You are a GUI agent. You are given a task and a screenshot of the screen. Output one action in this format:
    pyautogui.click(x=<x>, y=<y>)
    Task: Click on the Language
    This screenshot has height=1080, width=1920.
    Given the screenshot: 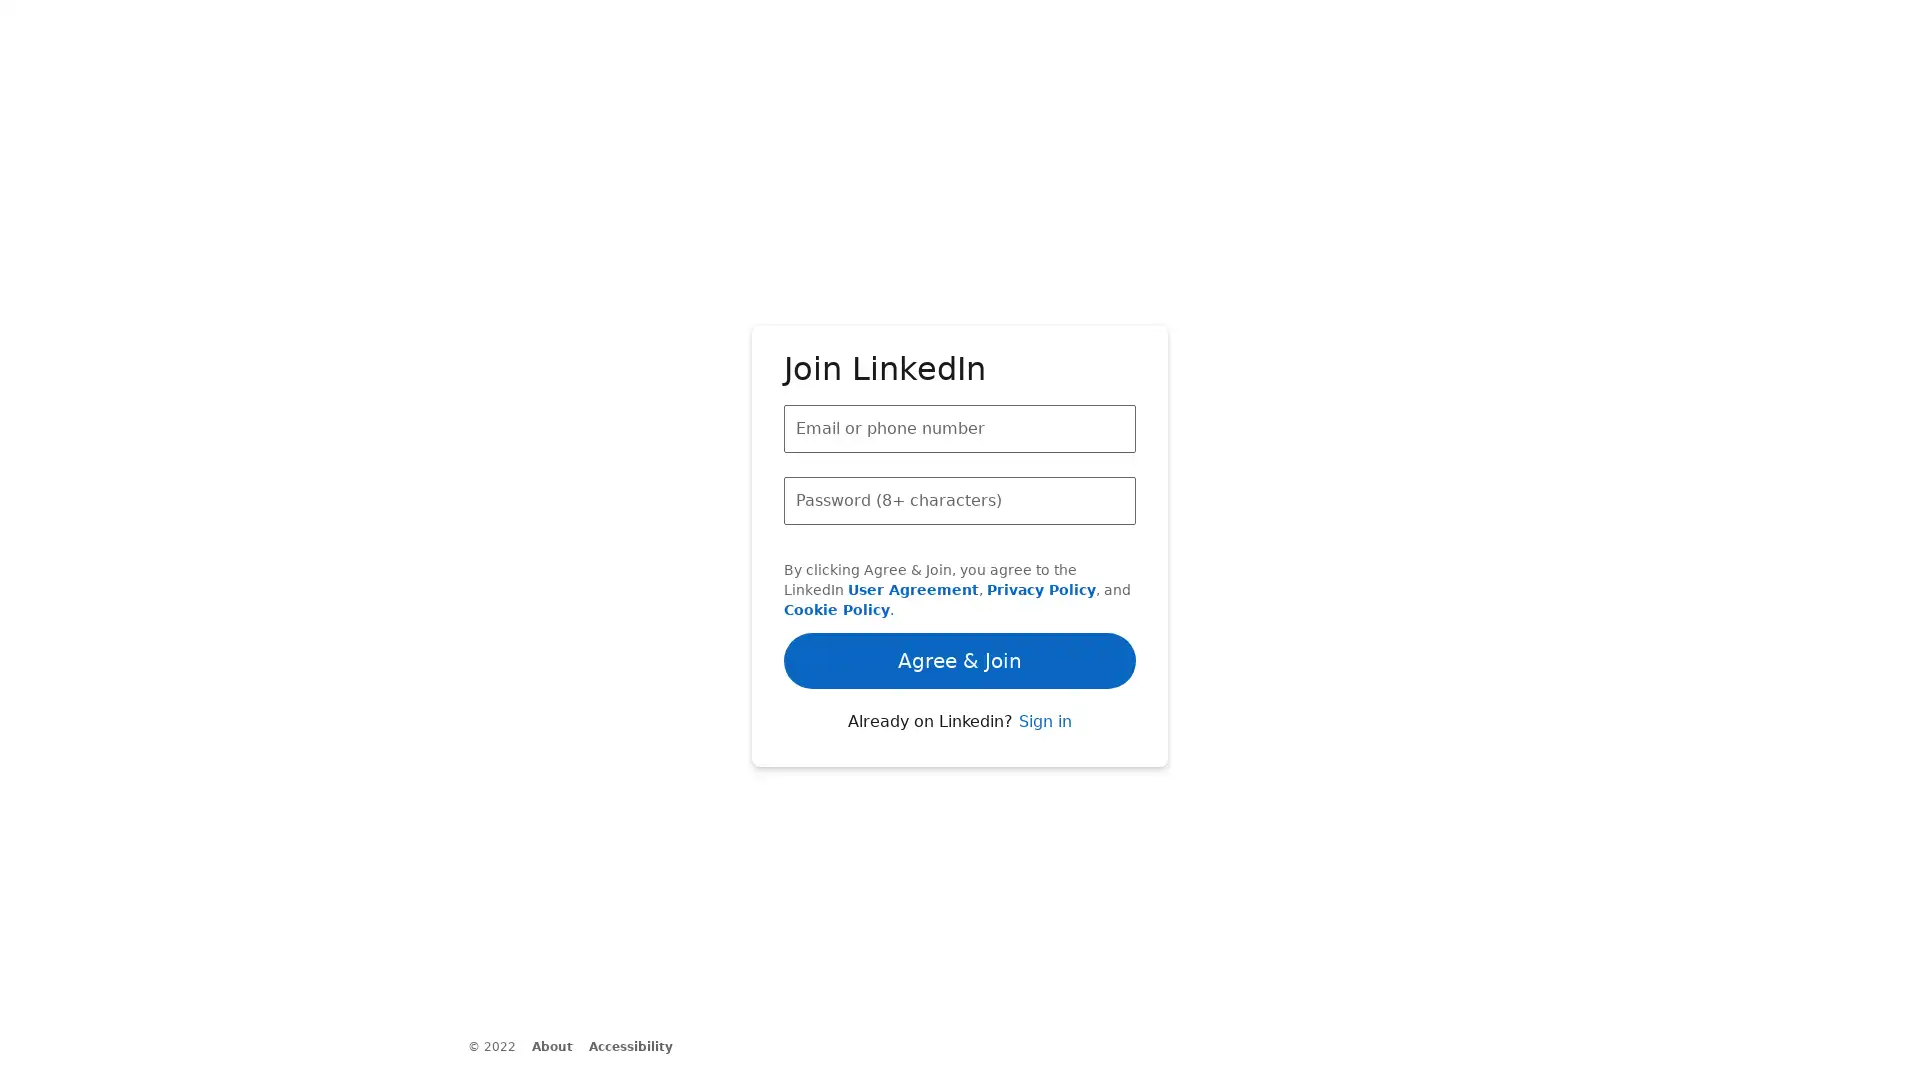 What is the action you would take?
    pyautogui.click(x=618, y=1060)
    